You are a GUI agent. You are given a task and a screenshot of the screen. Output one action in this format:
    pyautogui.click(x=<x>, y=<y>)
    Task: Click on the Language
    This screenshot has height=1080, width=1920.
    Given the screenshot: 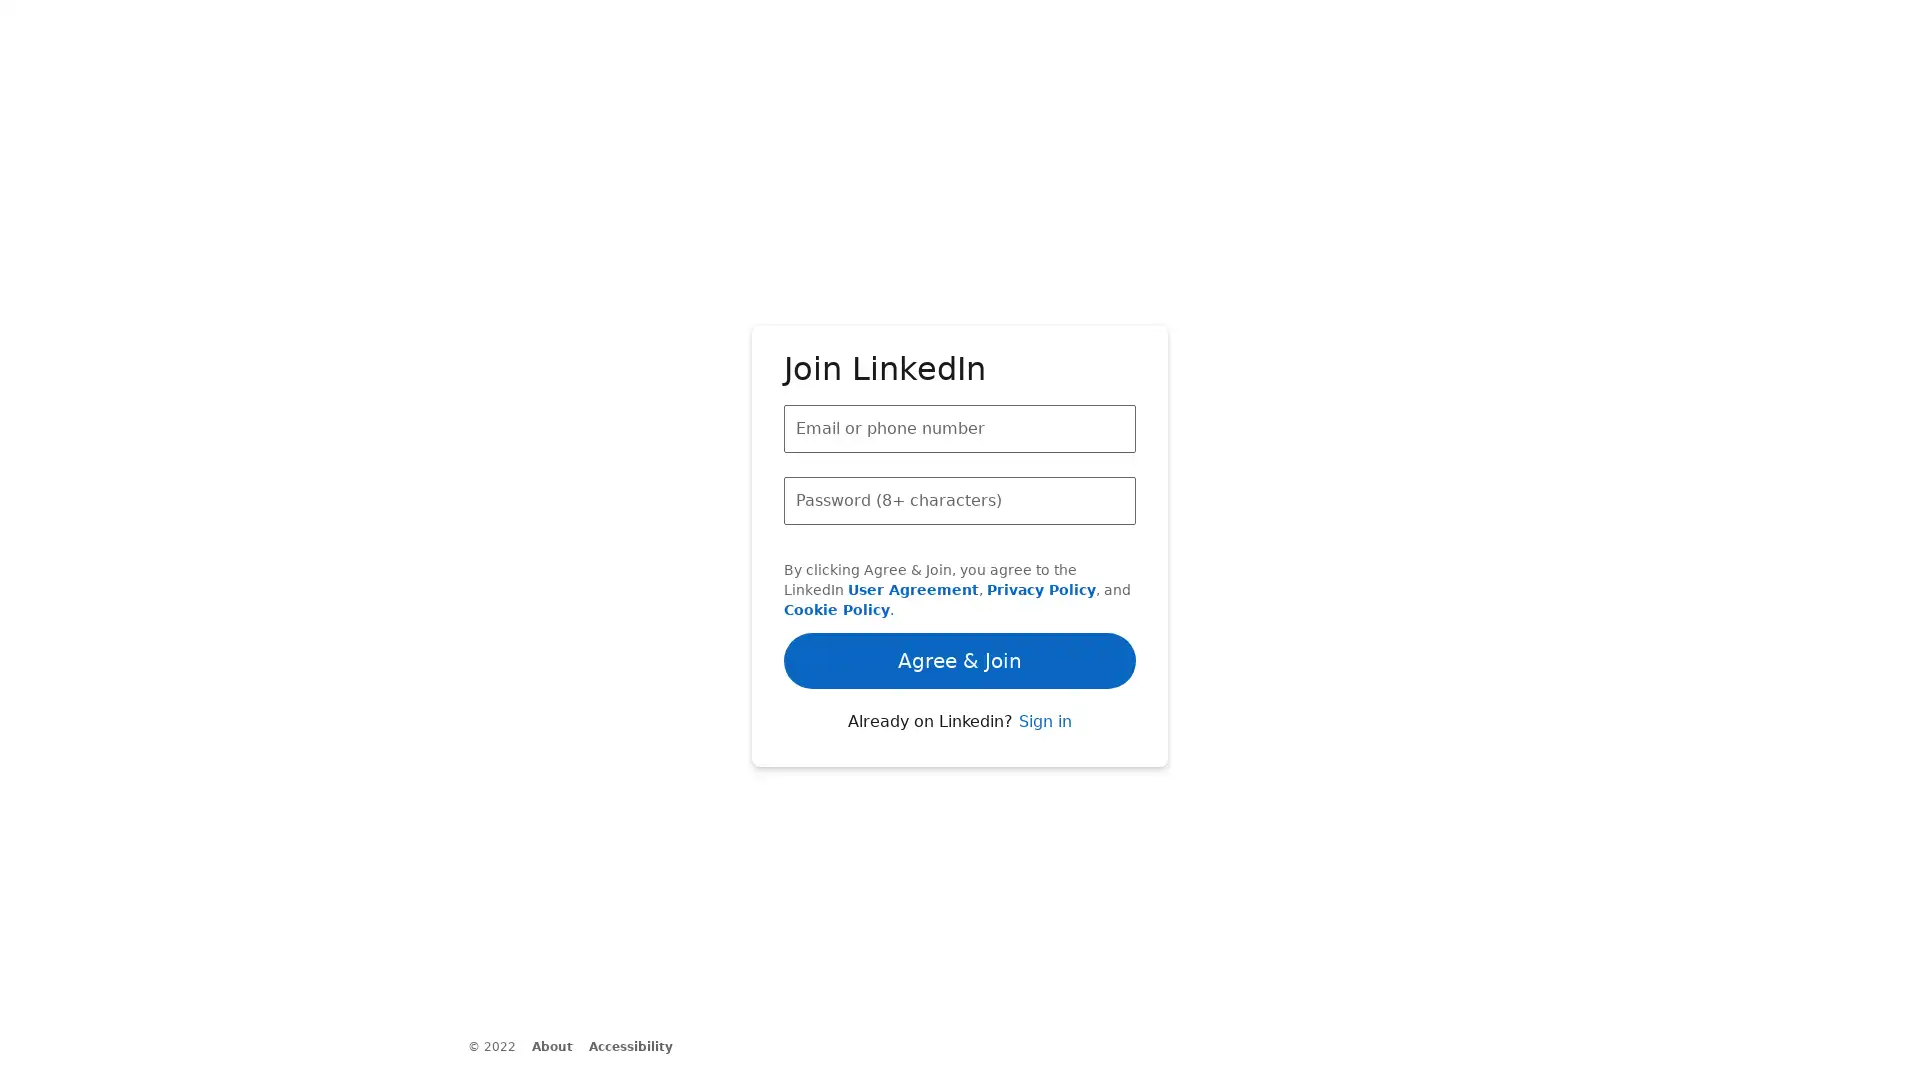 What is the action you would take?
    pyautogui.click(x=618, y=1060)
    